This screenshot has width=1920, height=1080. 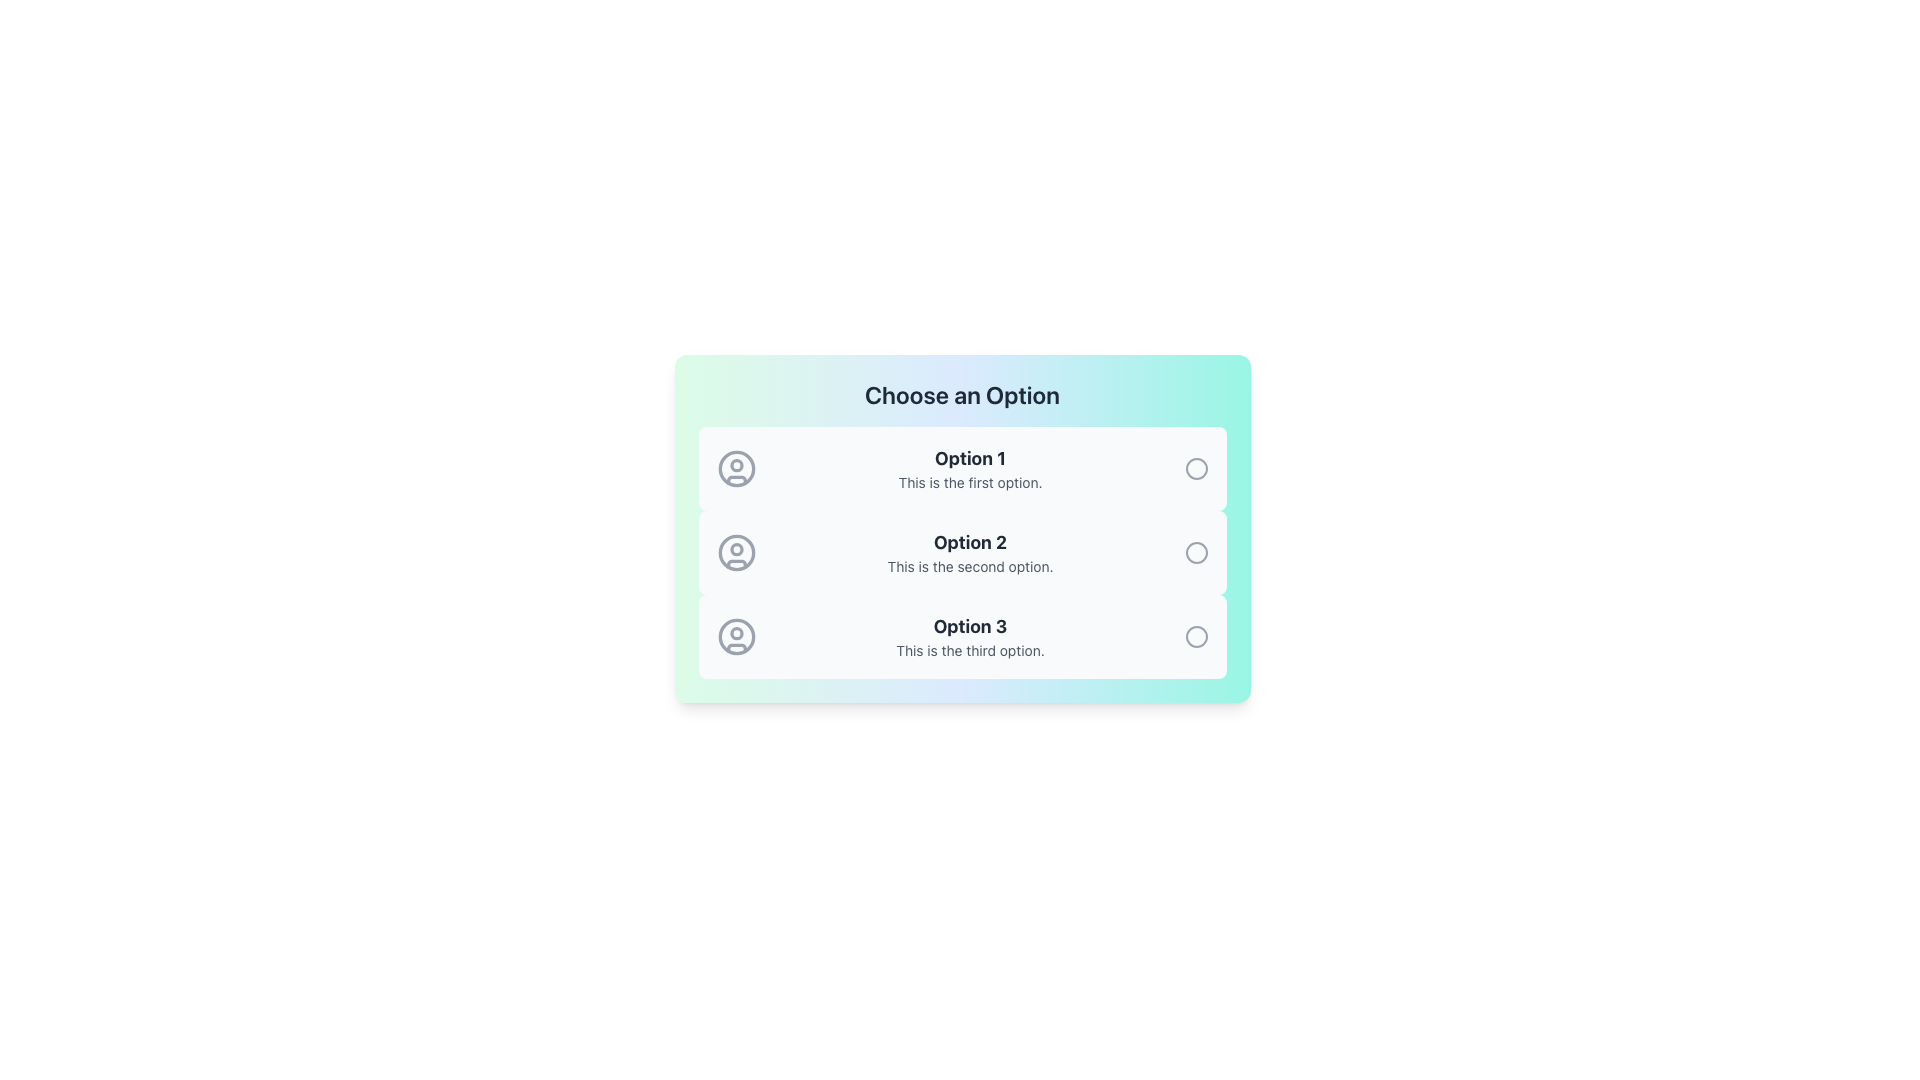 What do you see at coordinates (1196, 636) in the screenshot?
I see `the Radio Button located to the right of 'Option 3' in the list` at bounding box center [1196, 636].